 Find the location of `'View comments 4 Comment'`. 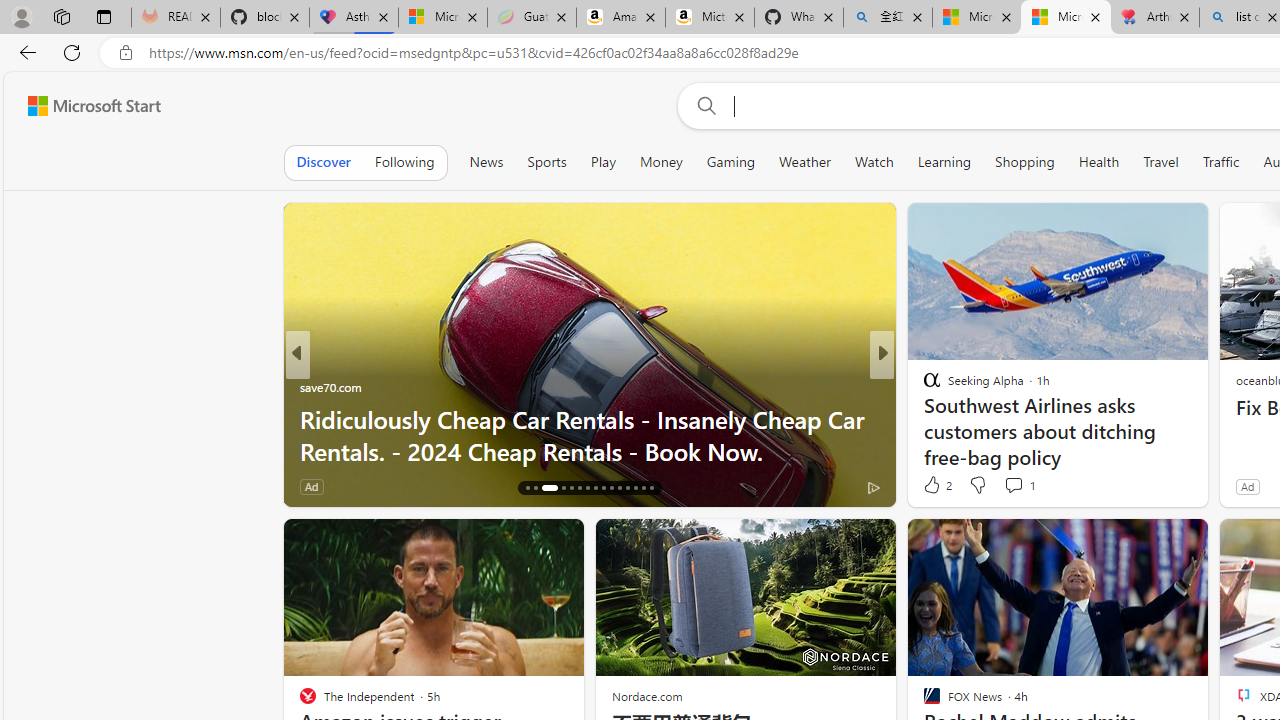

'View comments 4 Comment' is located at coordinates (1020, 486).